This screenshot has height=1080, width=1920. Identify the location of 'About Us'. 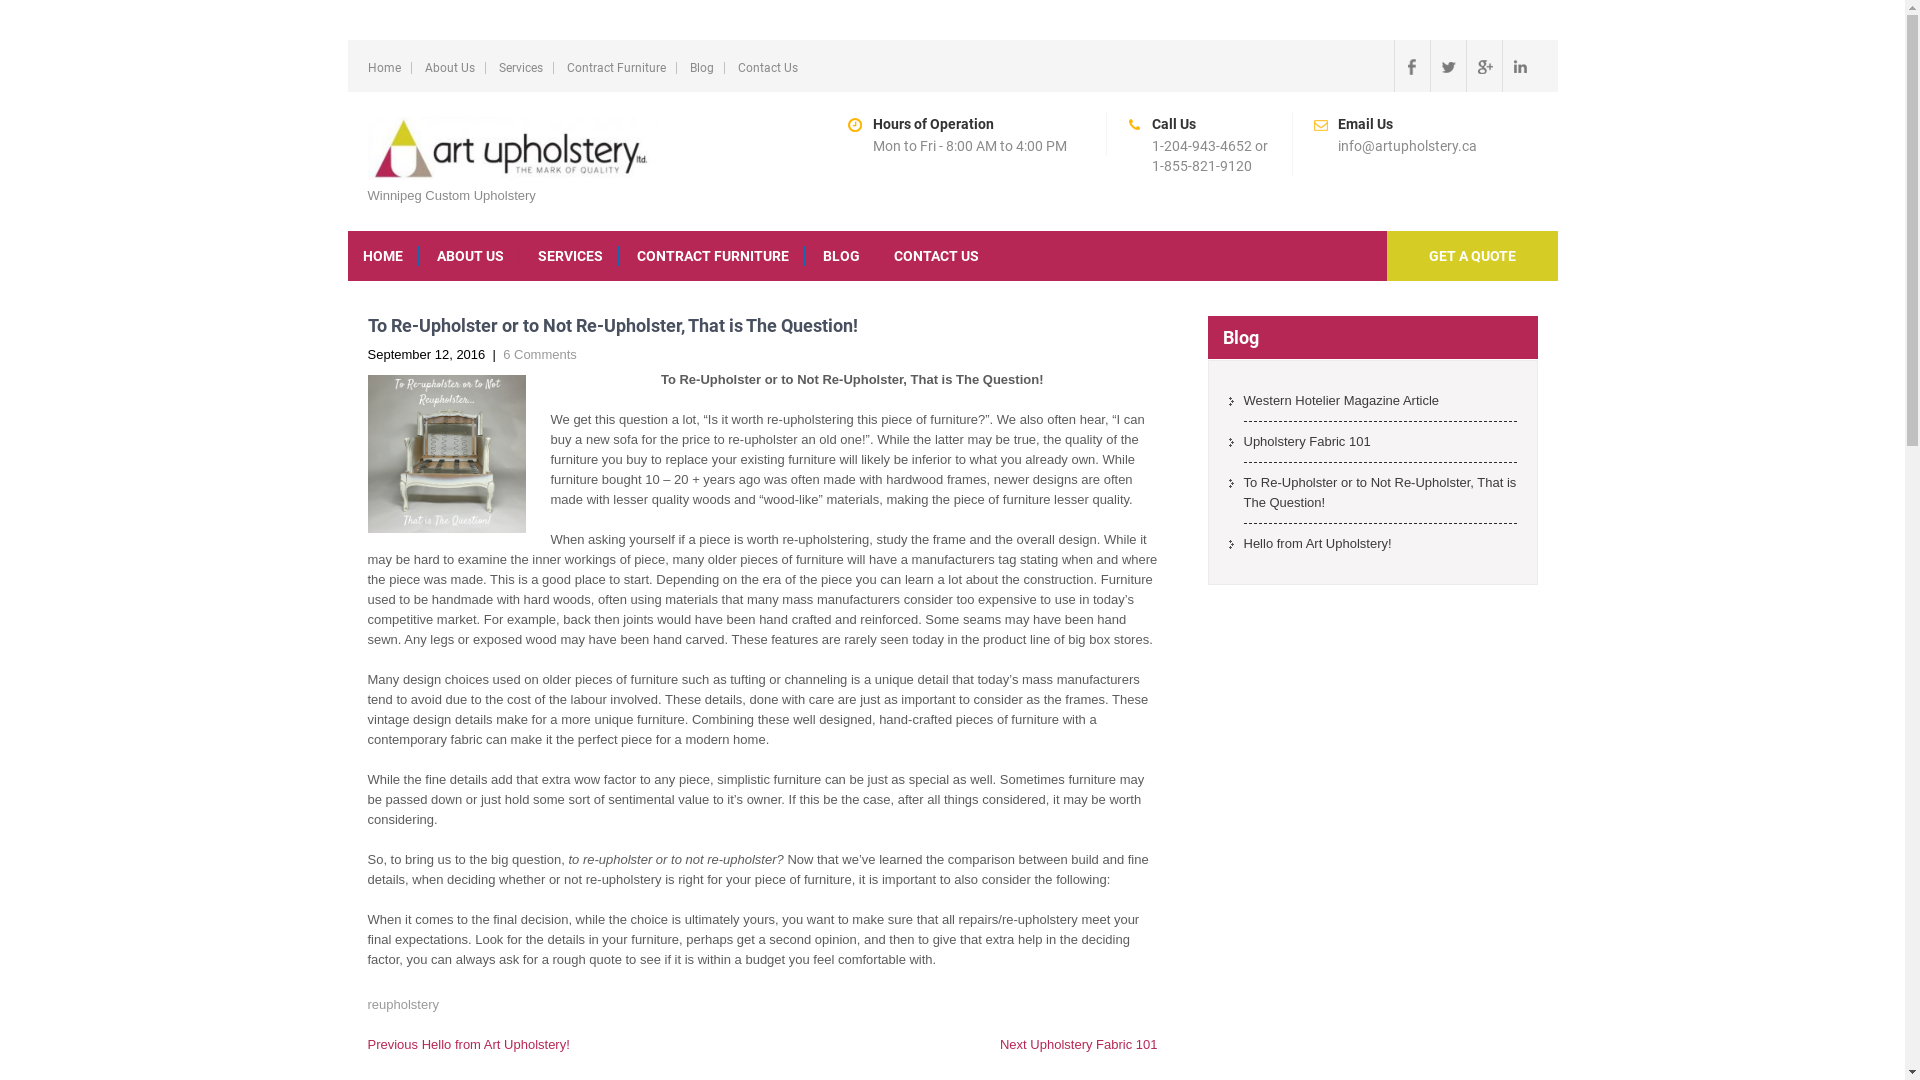
(448, 67).